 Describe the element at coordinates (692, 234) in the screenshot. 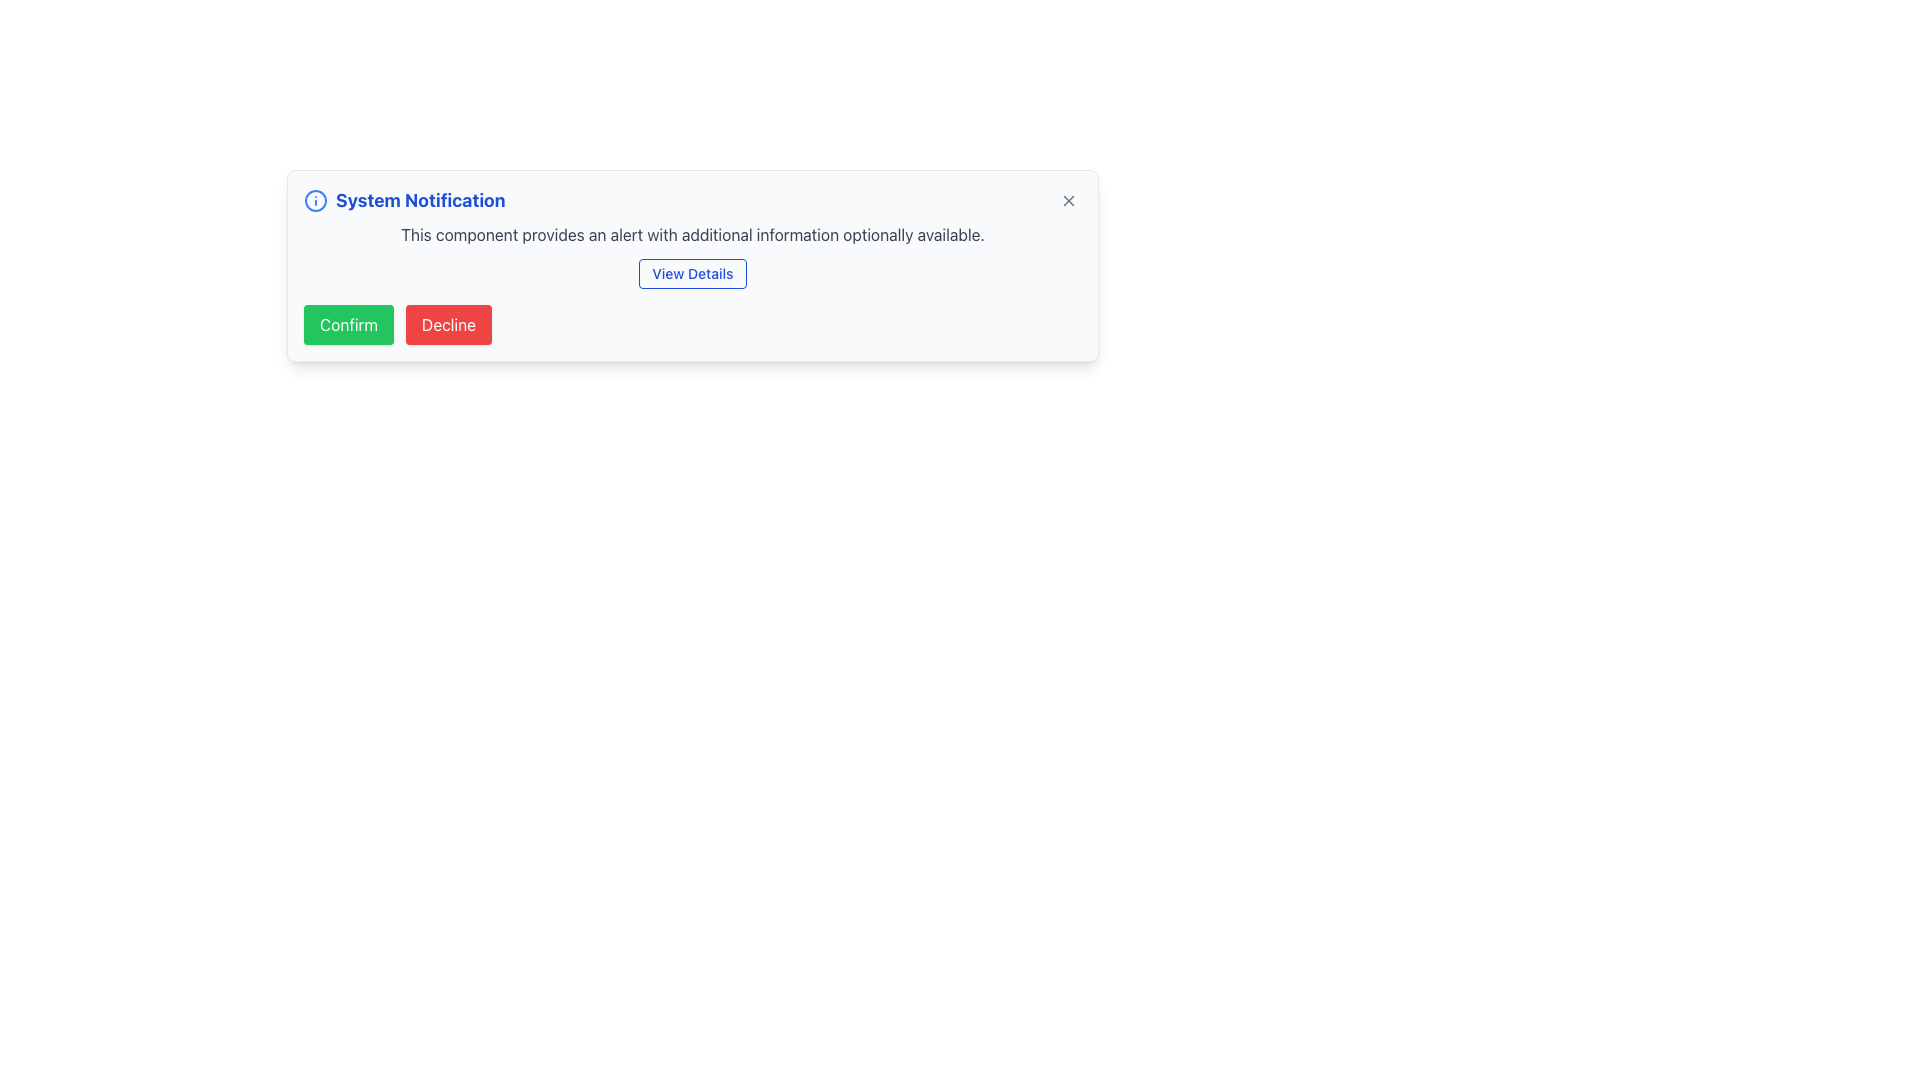

I see `the text component displaying the message 'This component provides an alert with additional information optionally available.' located below the title 'System Notification' and above the 'View Details' button` at that location.